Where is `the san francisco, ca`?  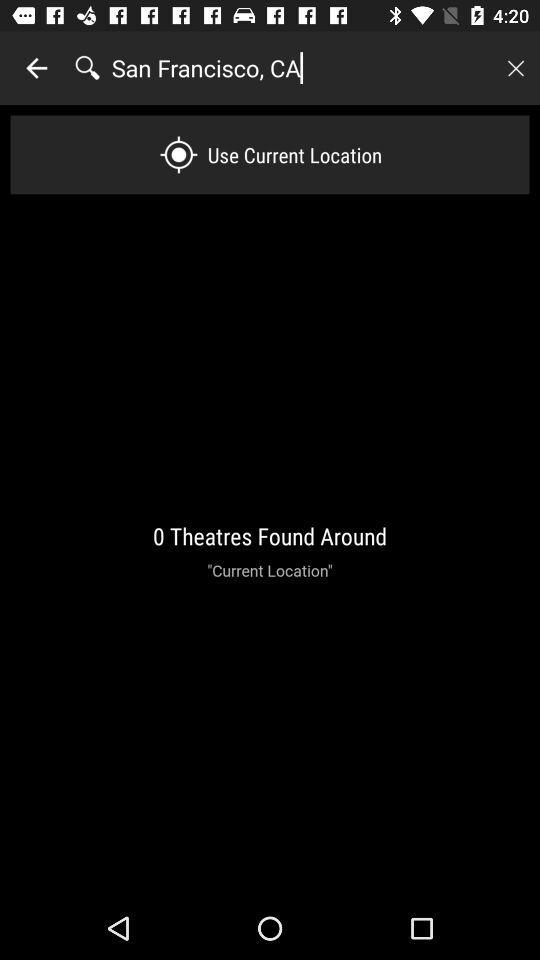 the san francisco, ca is located at coordinates (300, 68).